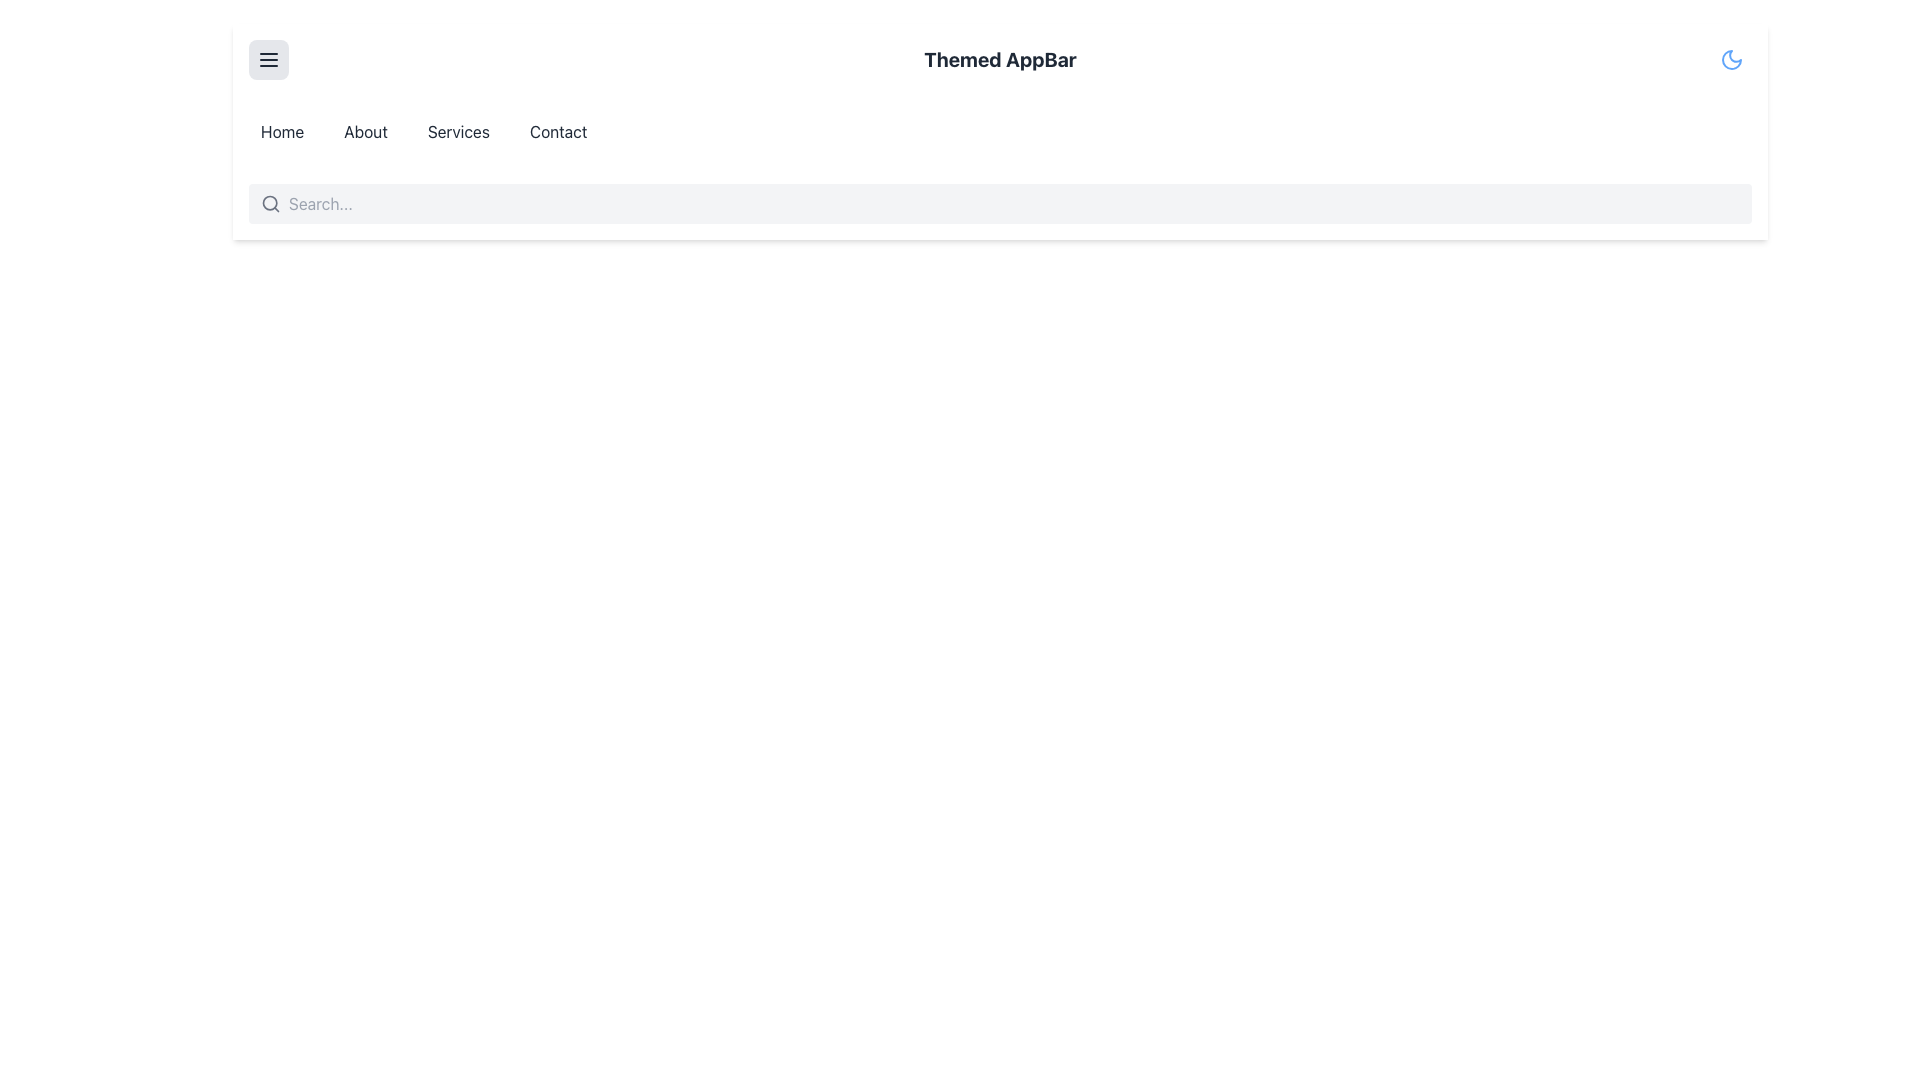  I want to click on the theme toggler button located at the far right of the app bar, so click(1731, 59).